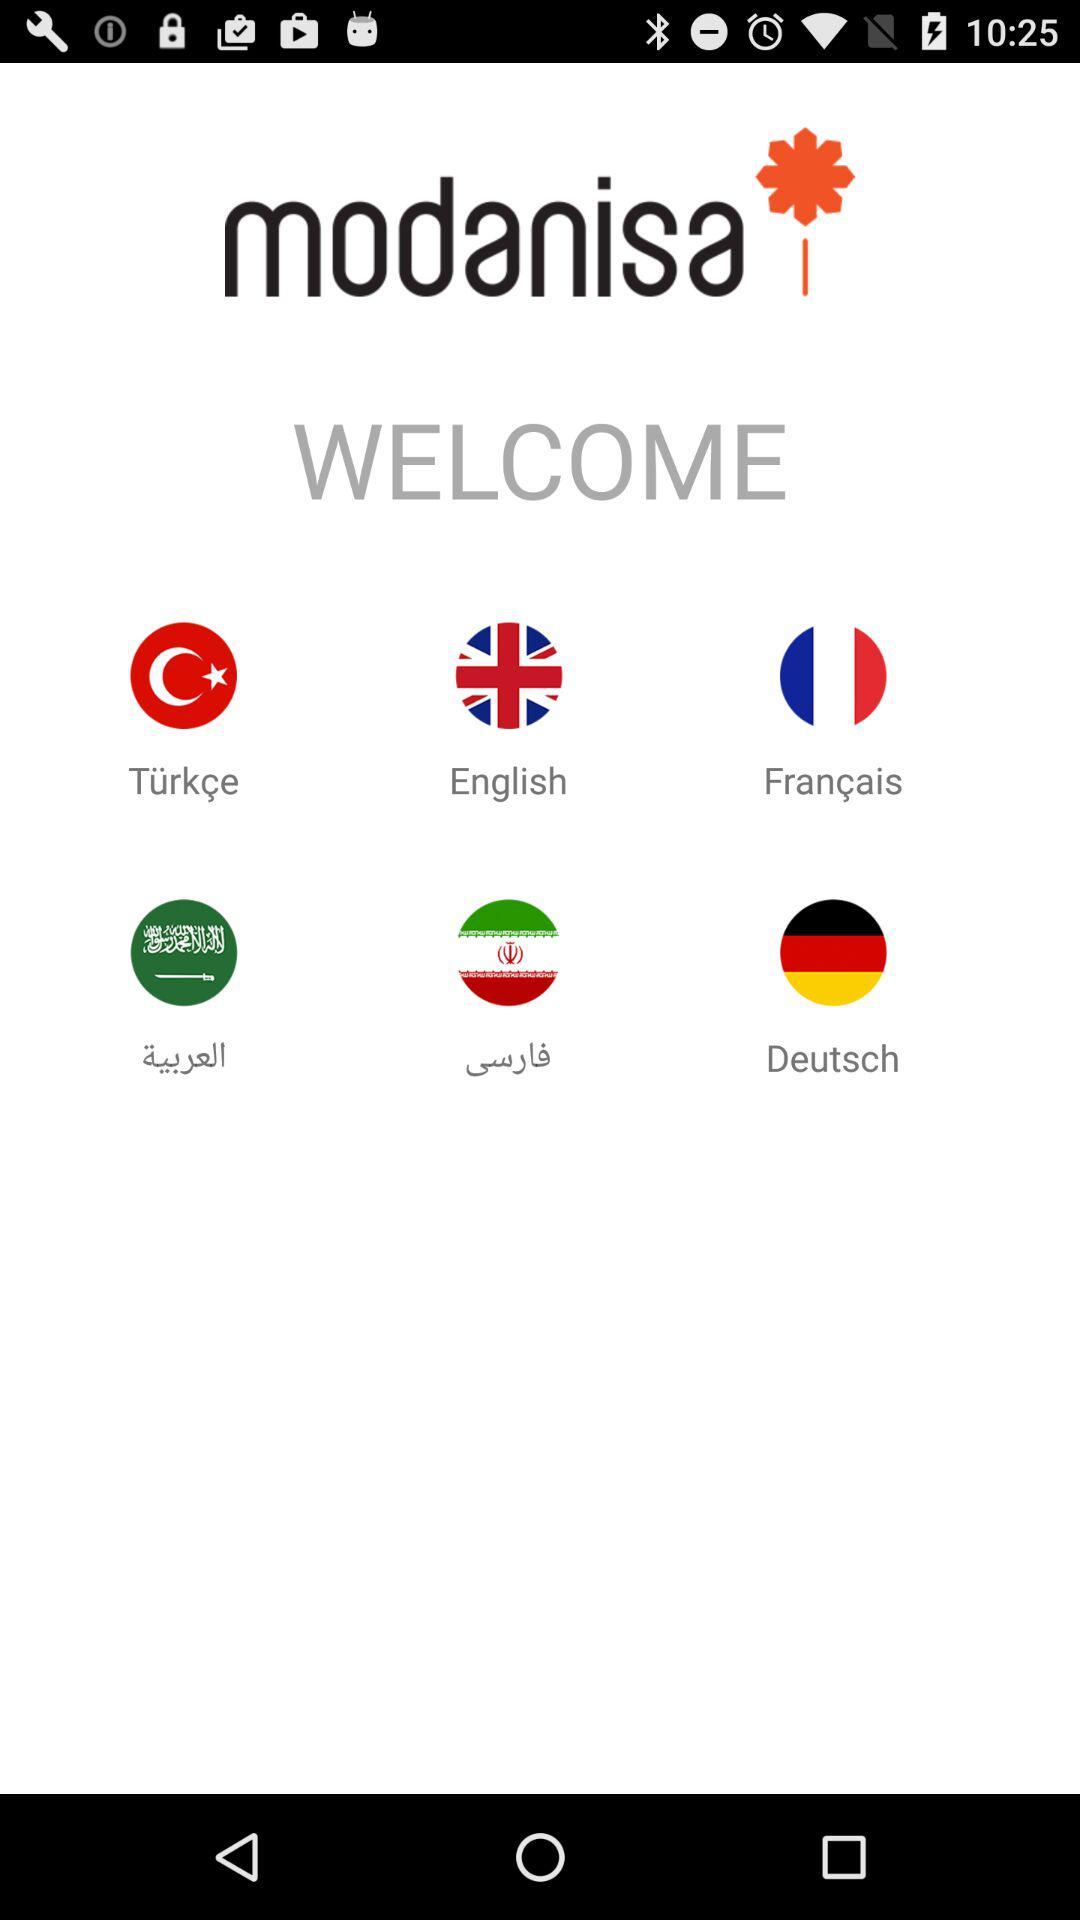 The height and width of the screenshot is (1920, 1080). What do you see at coordinates (833, 990) in the screenshot?
I see `the image below francais` at bounding box center [833, 990].